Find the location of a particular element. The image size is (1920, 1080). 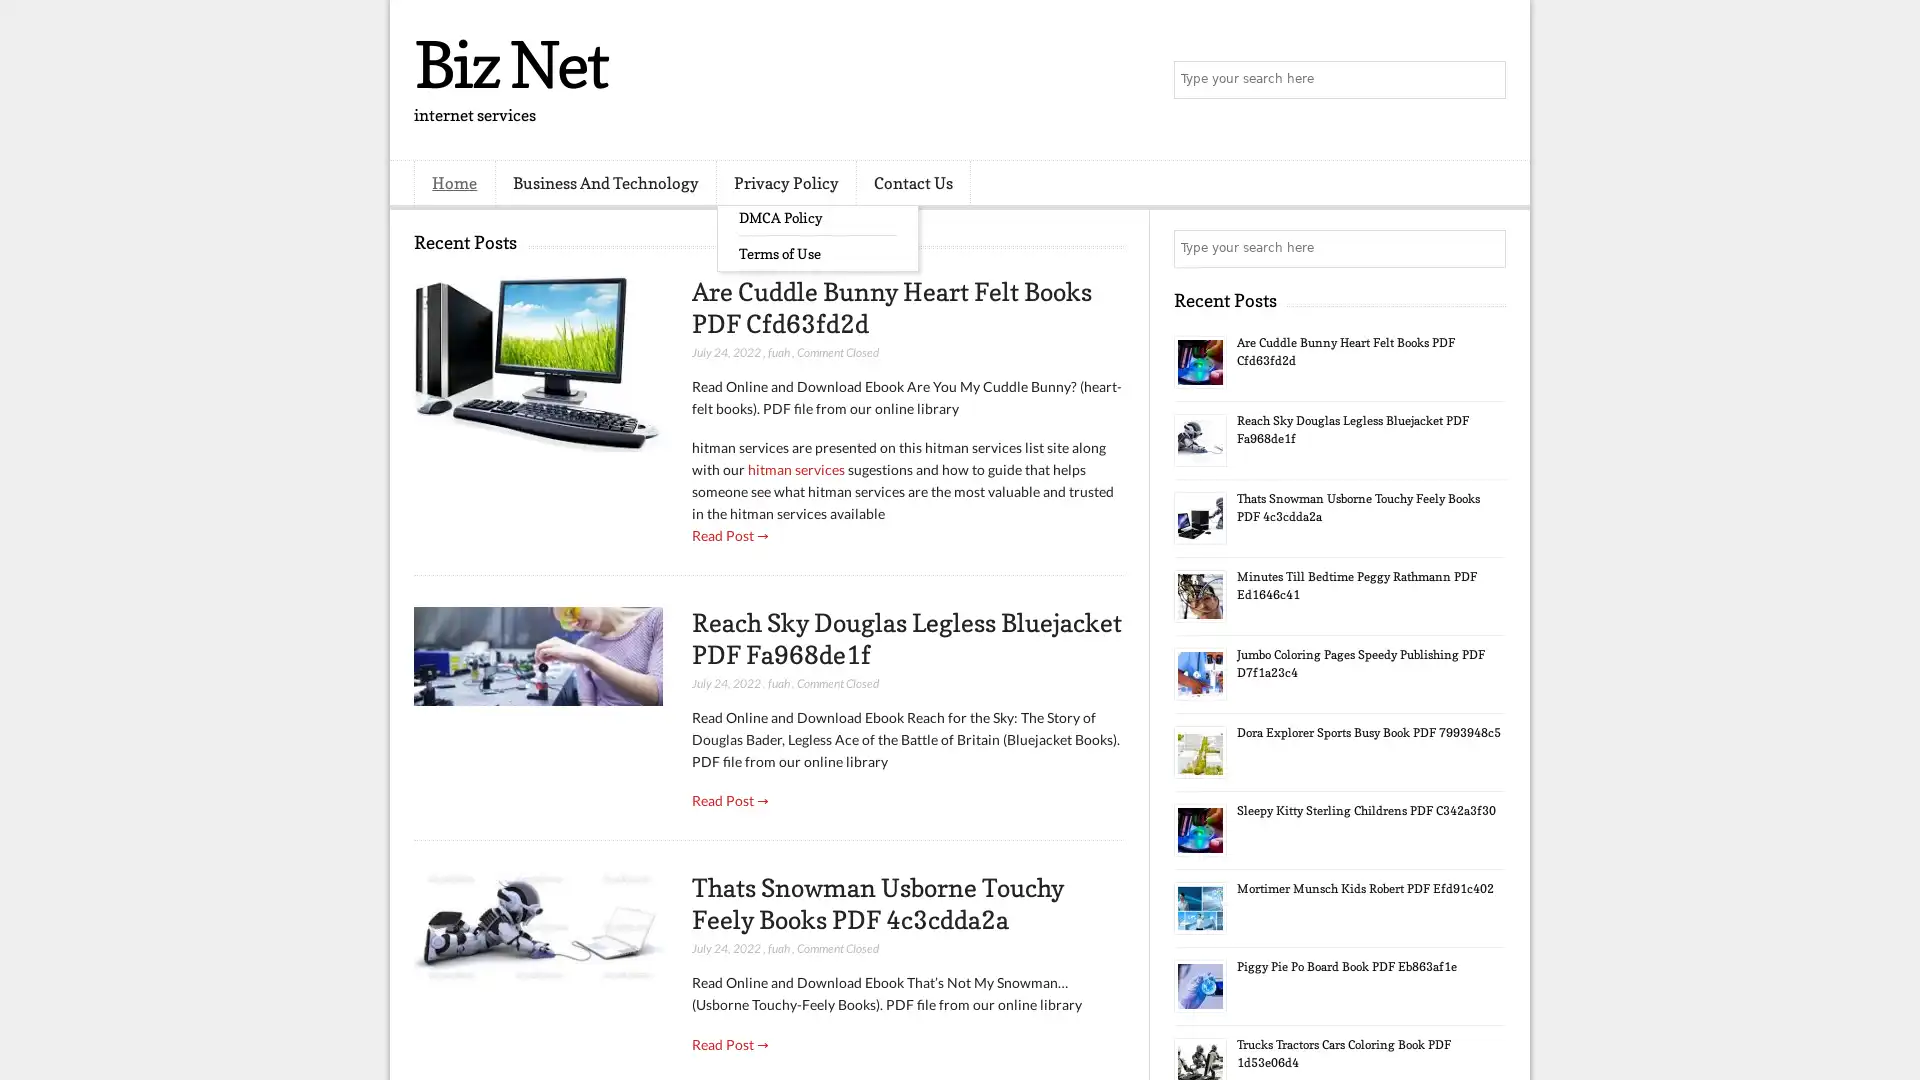

Search is located at coordinates (1485, 80).